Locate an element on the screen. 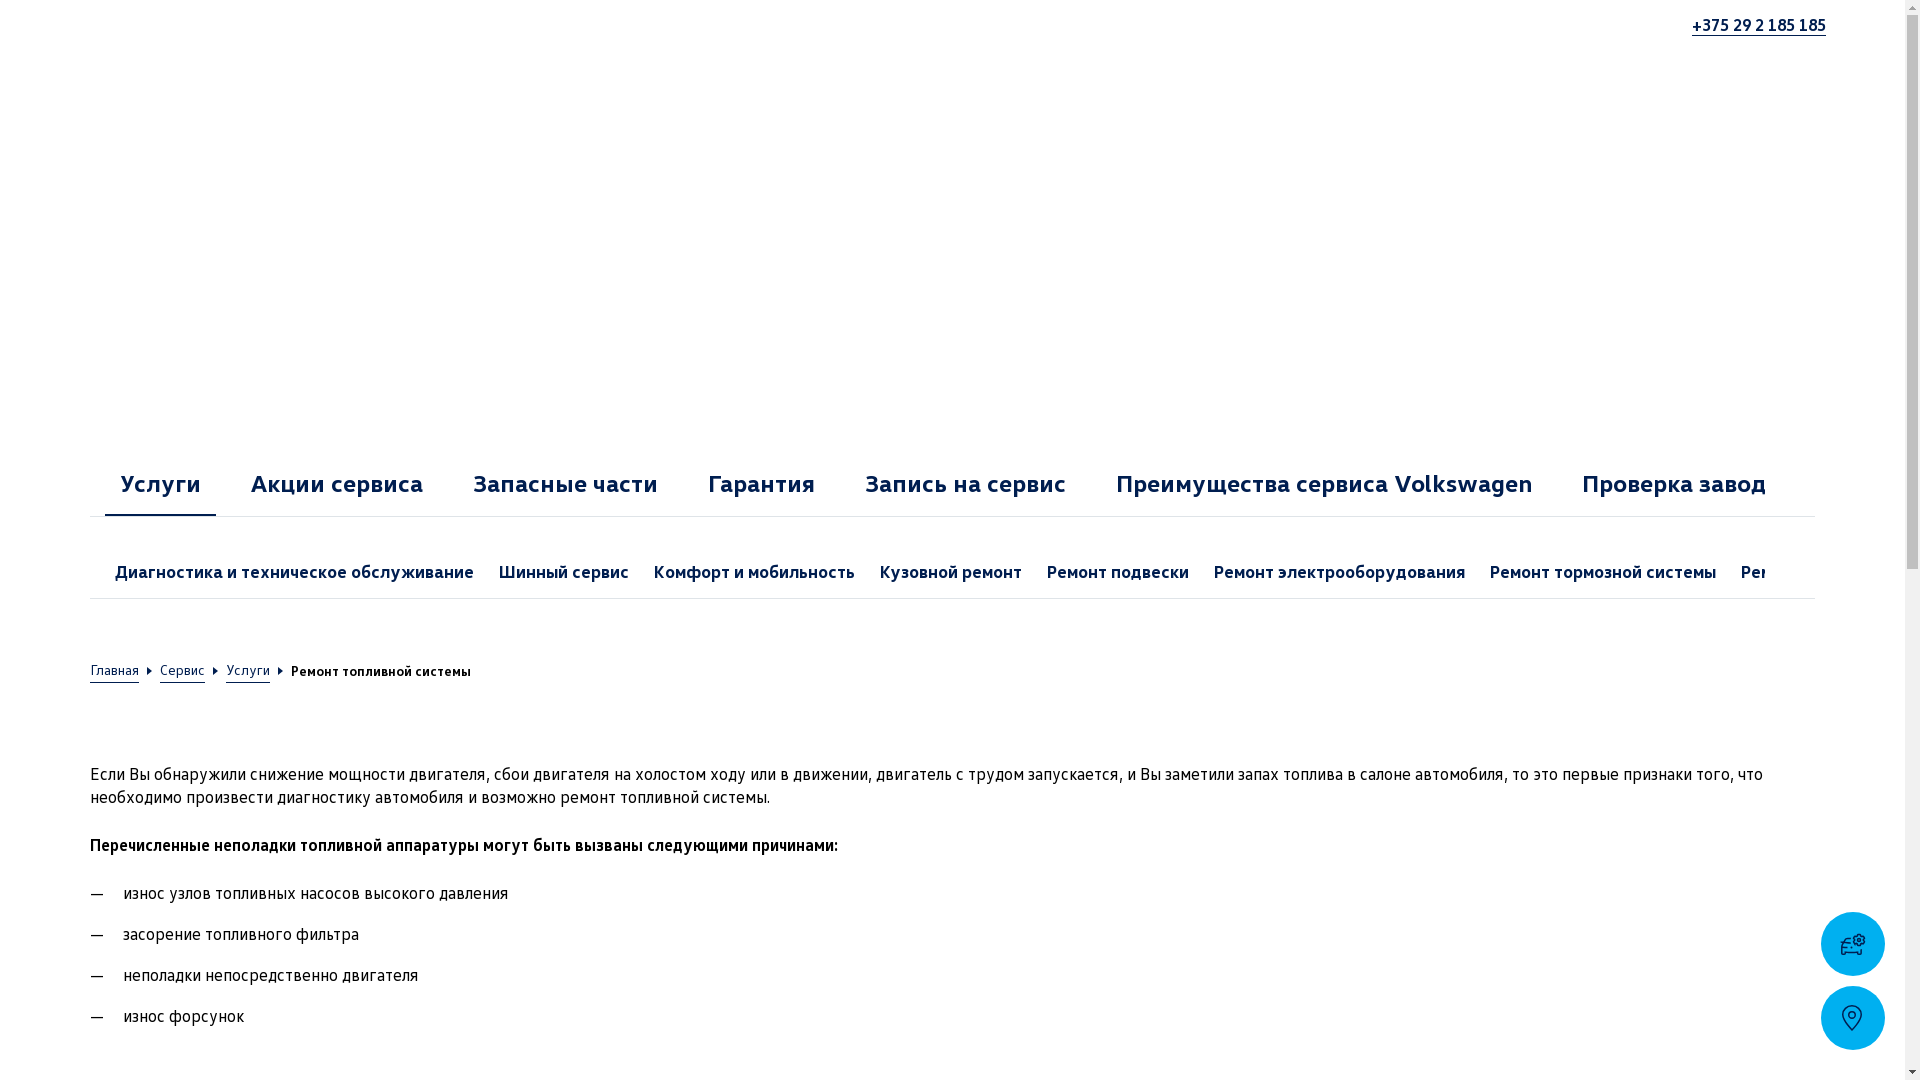  '+375 29 2 185 185' is located at coordinates (1757, 24).